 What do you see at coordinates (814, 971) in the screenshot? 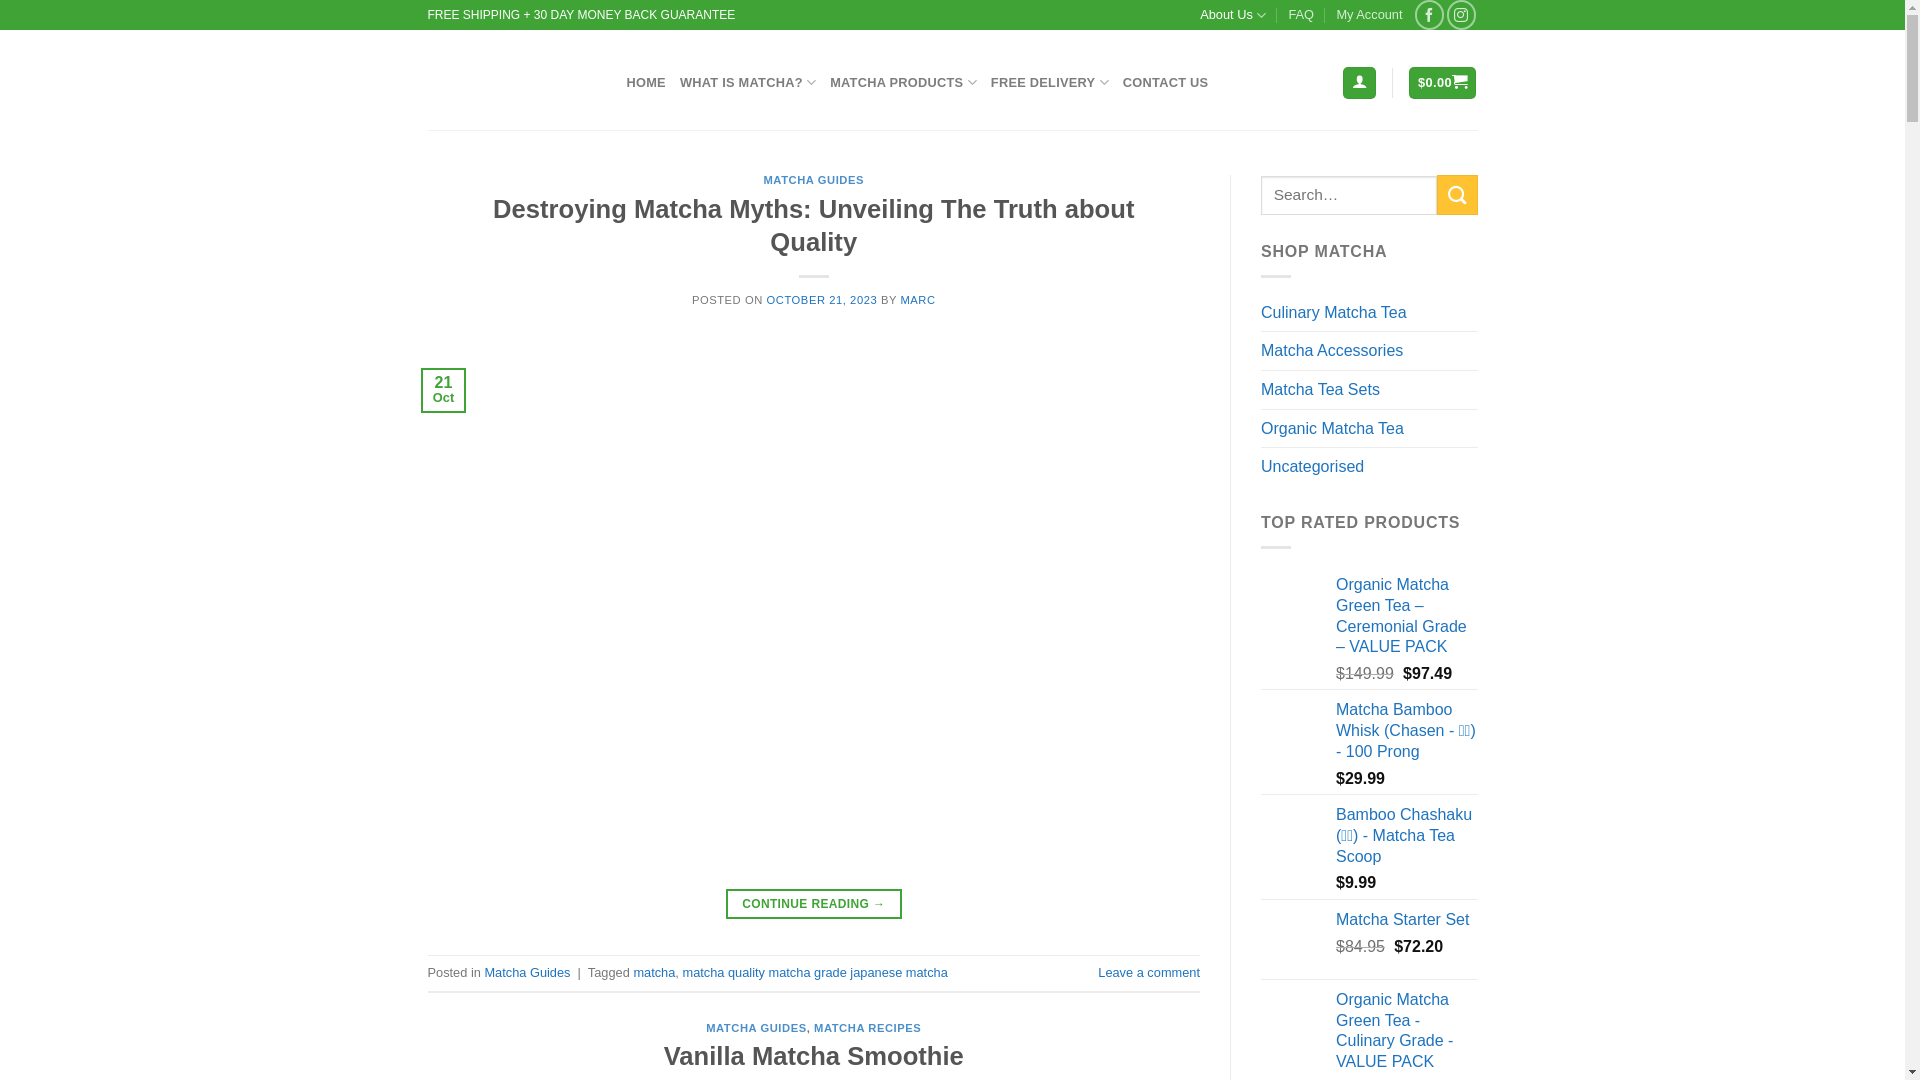
I see `'matcha quality matcha grade japanese matcha'` at bounding box center [814, 971].